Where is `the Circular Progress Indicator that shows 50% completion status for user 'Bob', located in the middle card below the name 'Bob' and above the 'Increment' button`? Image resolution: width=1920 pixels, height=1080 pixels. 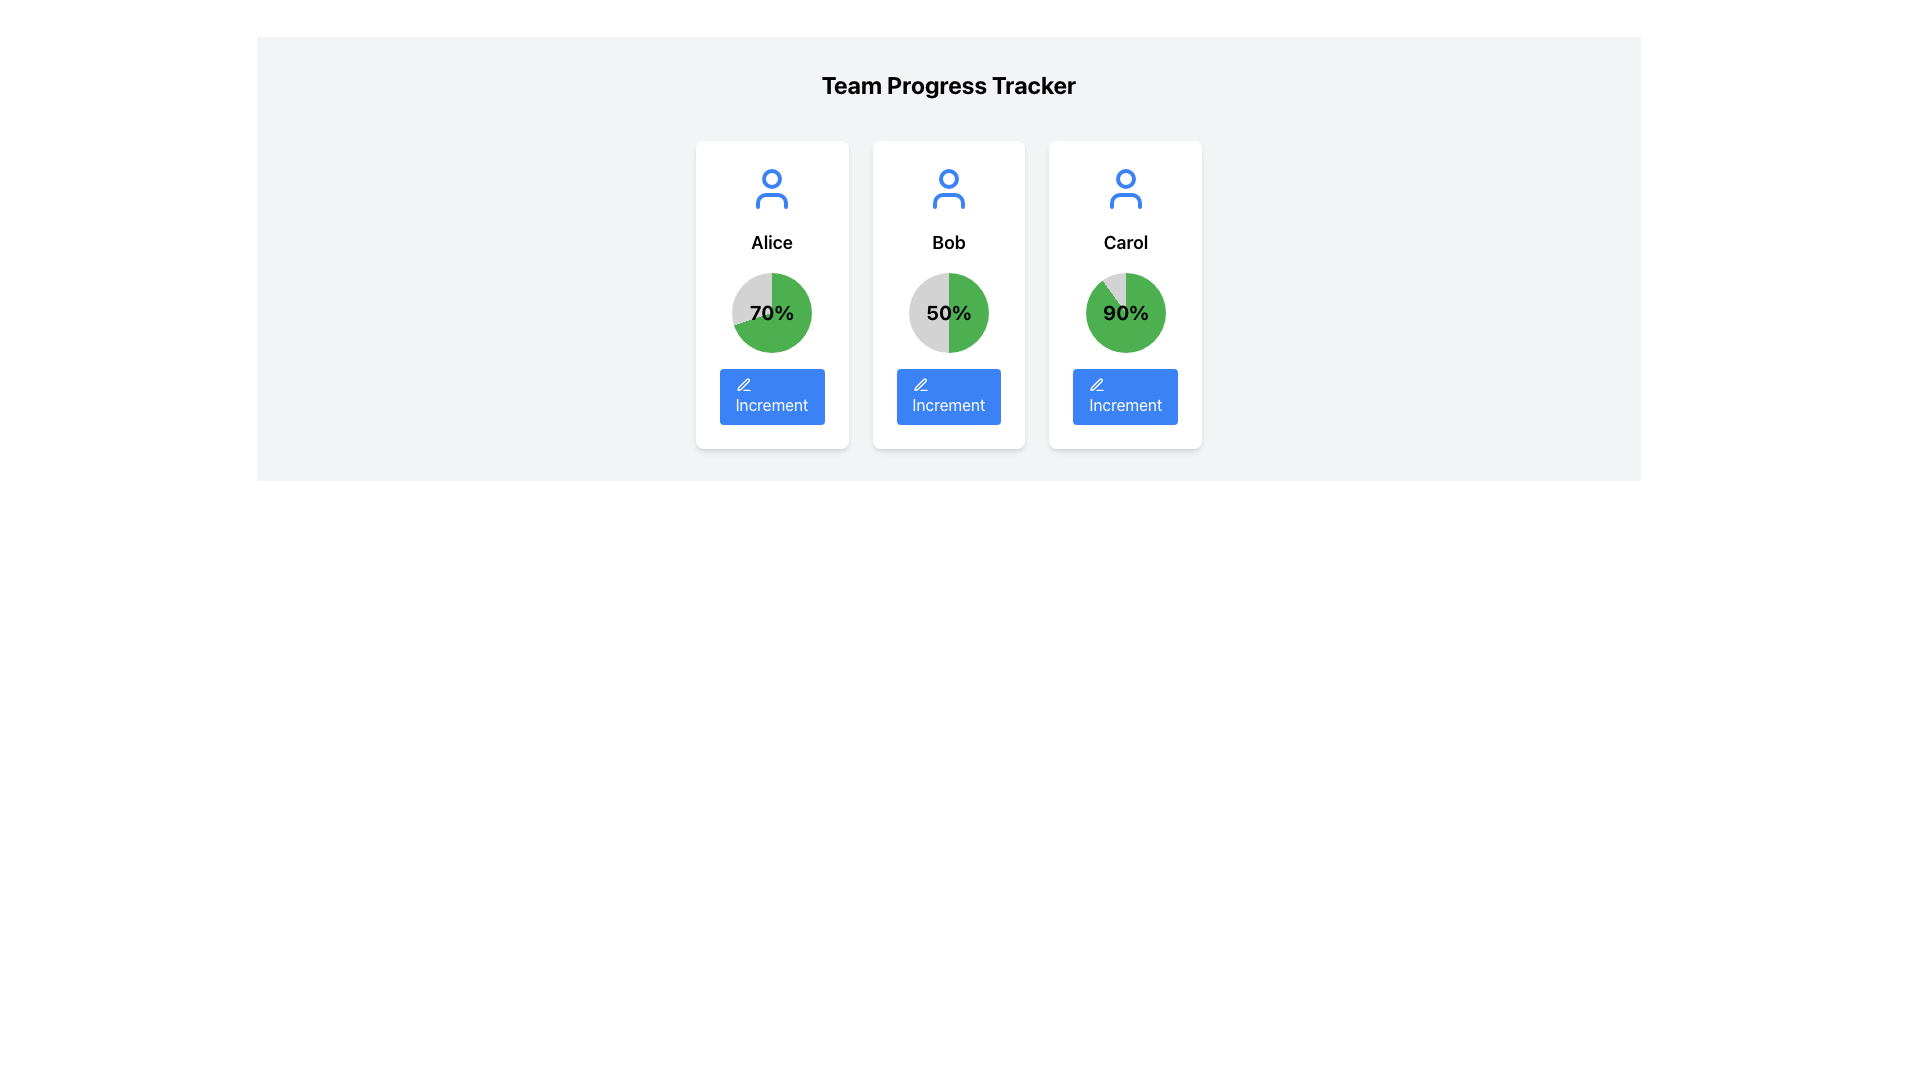
the Circular Progress Indicator that shows 50% completion status for user 'Bob', located in the middle card below the name 'Bob' and above the 'Increment' button is located at coordinates (948, 312).